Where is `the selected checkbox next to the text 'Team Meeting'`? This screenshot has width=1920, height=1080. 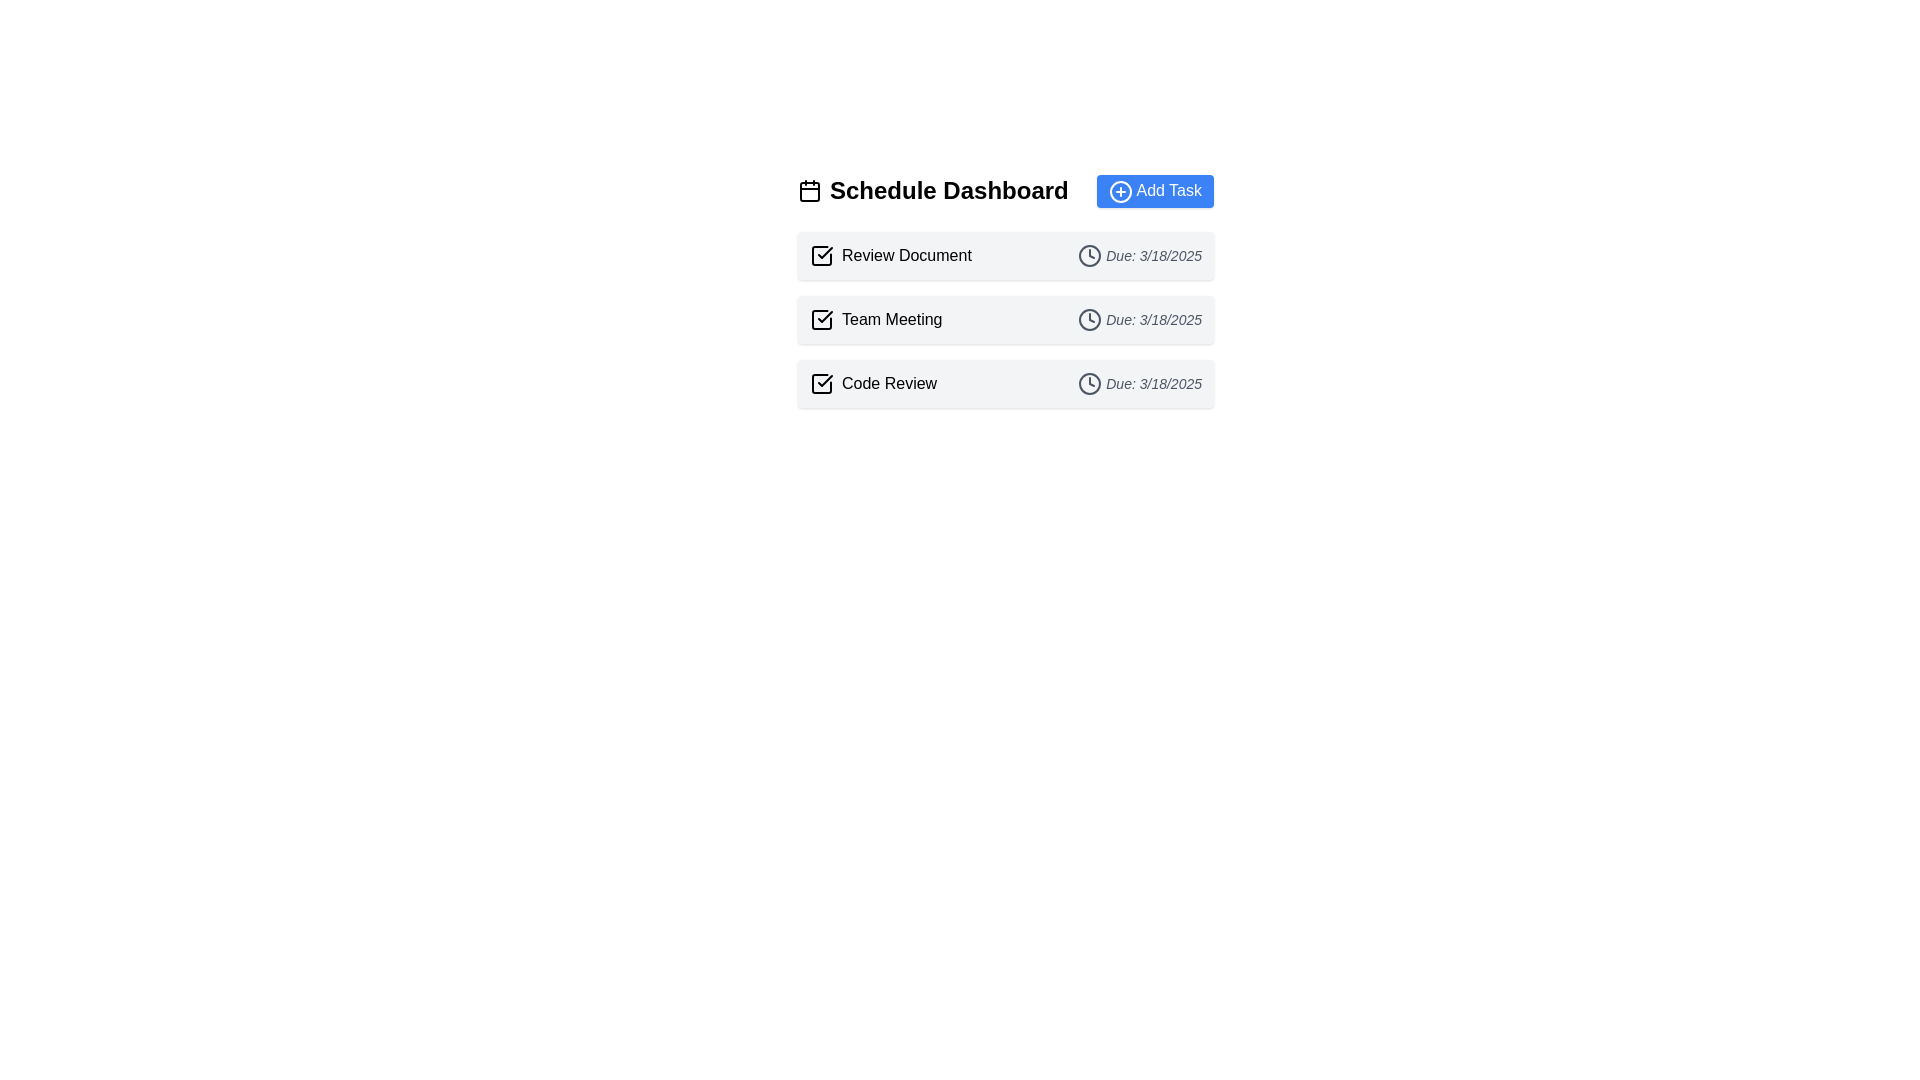 the selected checkbox next to the text 'Team Meeting' is located at coordinates (821, 318).